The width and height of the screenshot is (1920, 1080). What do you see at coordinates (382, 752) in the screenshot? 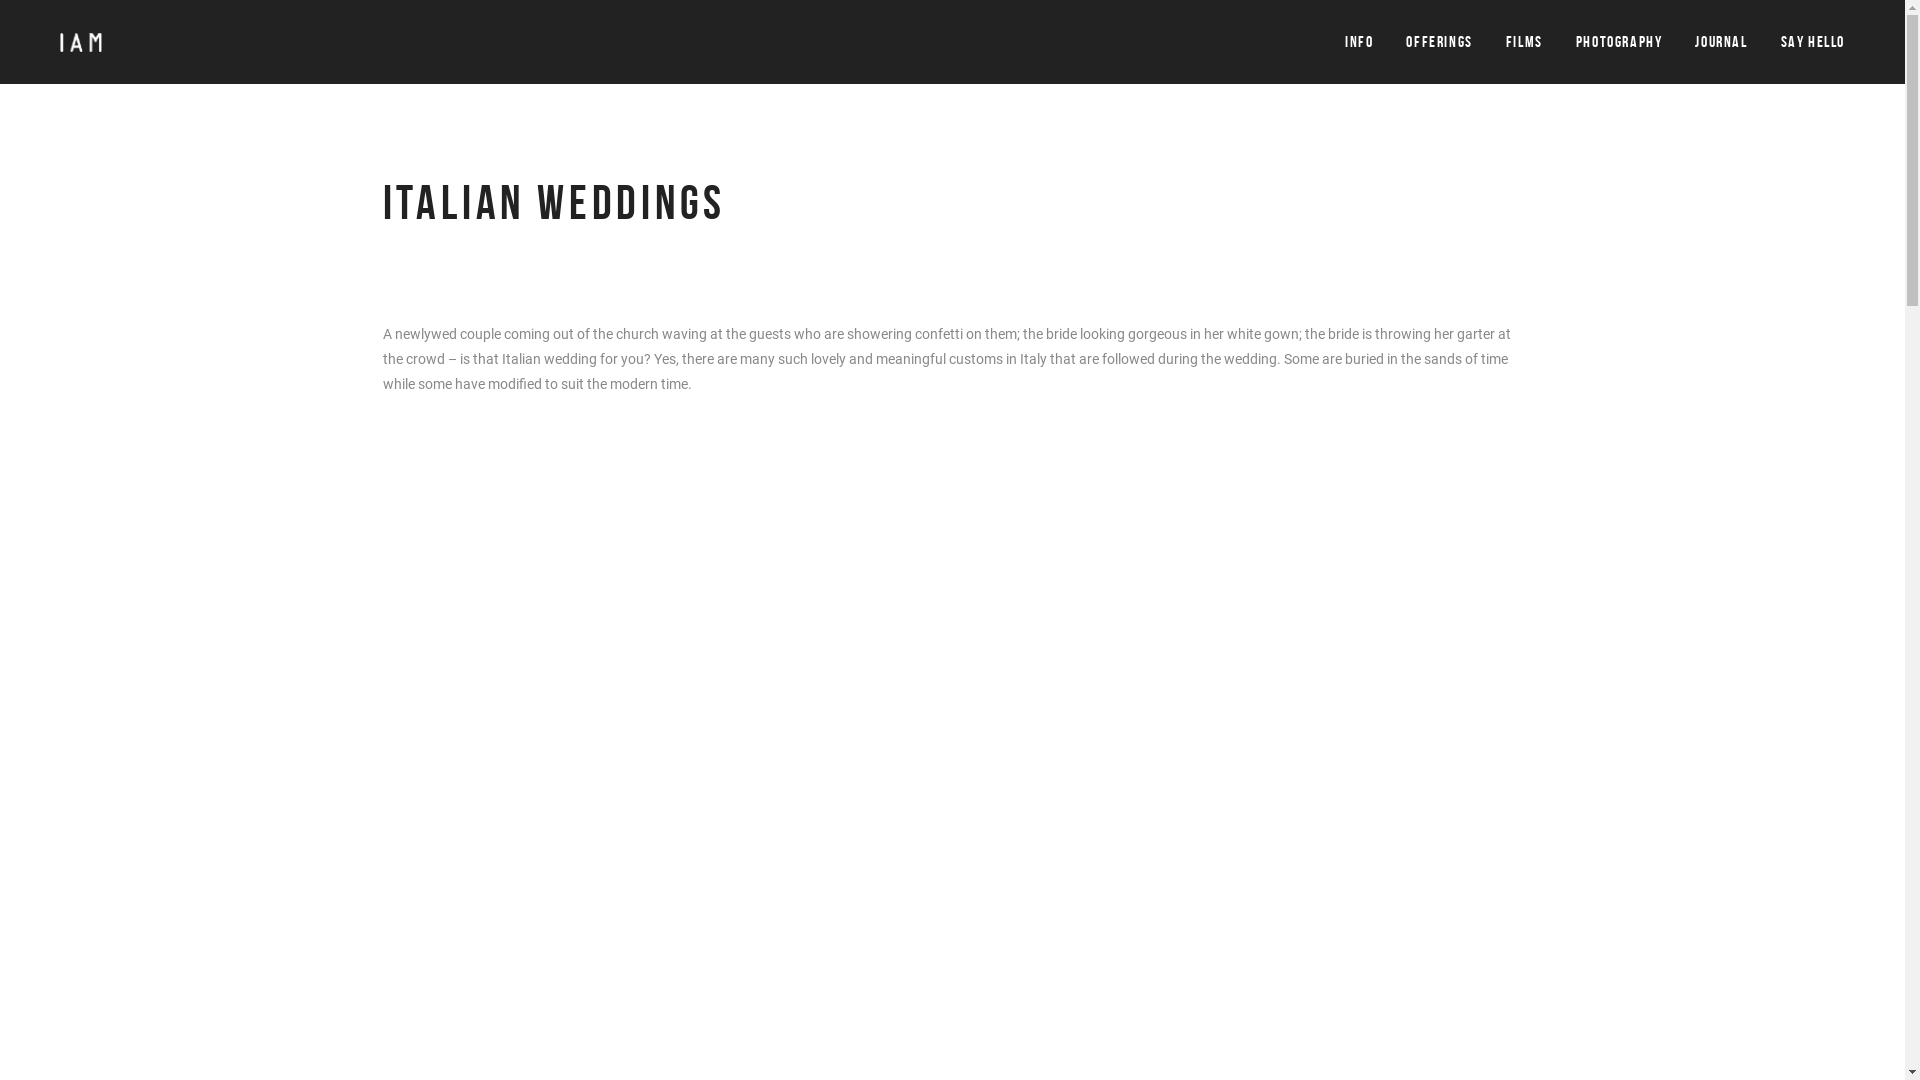
I see `'Peta + Chris __ Highlights Film'` at bounding box center [382, 752].